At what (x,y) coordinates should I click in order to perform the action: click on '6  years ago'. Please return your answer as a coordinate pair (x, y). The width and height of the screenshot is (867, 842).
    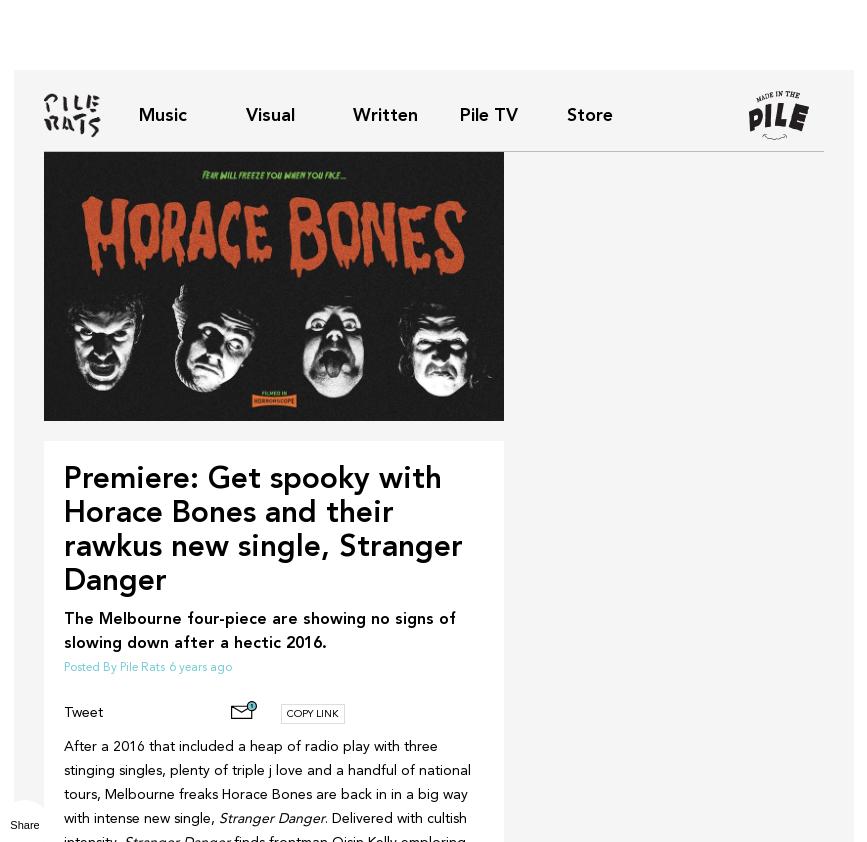
    Looking at the image, I should click on (168, 667).